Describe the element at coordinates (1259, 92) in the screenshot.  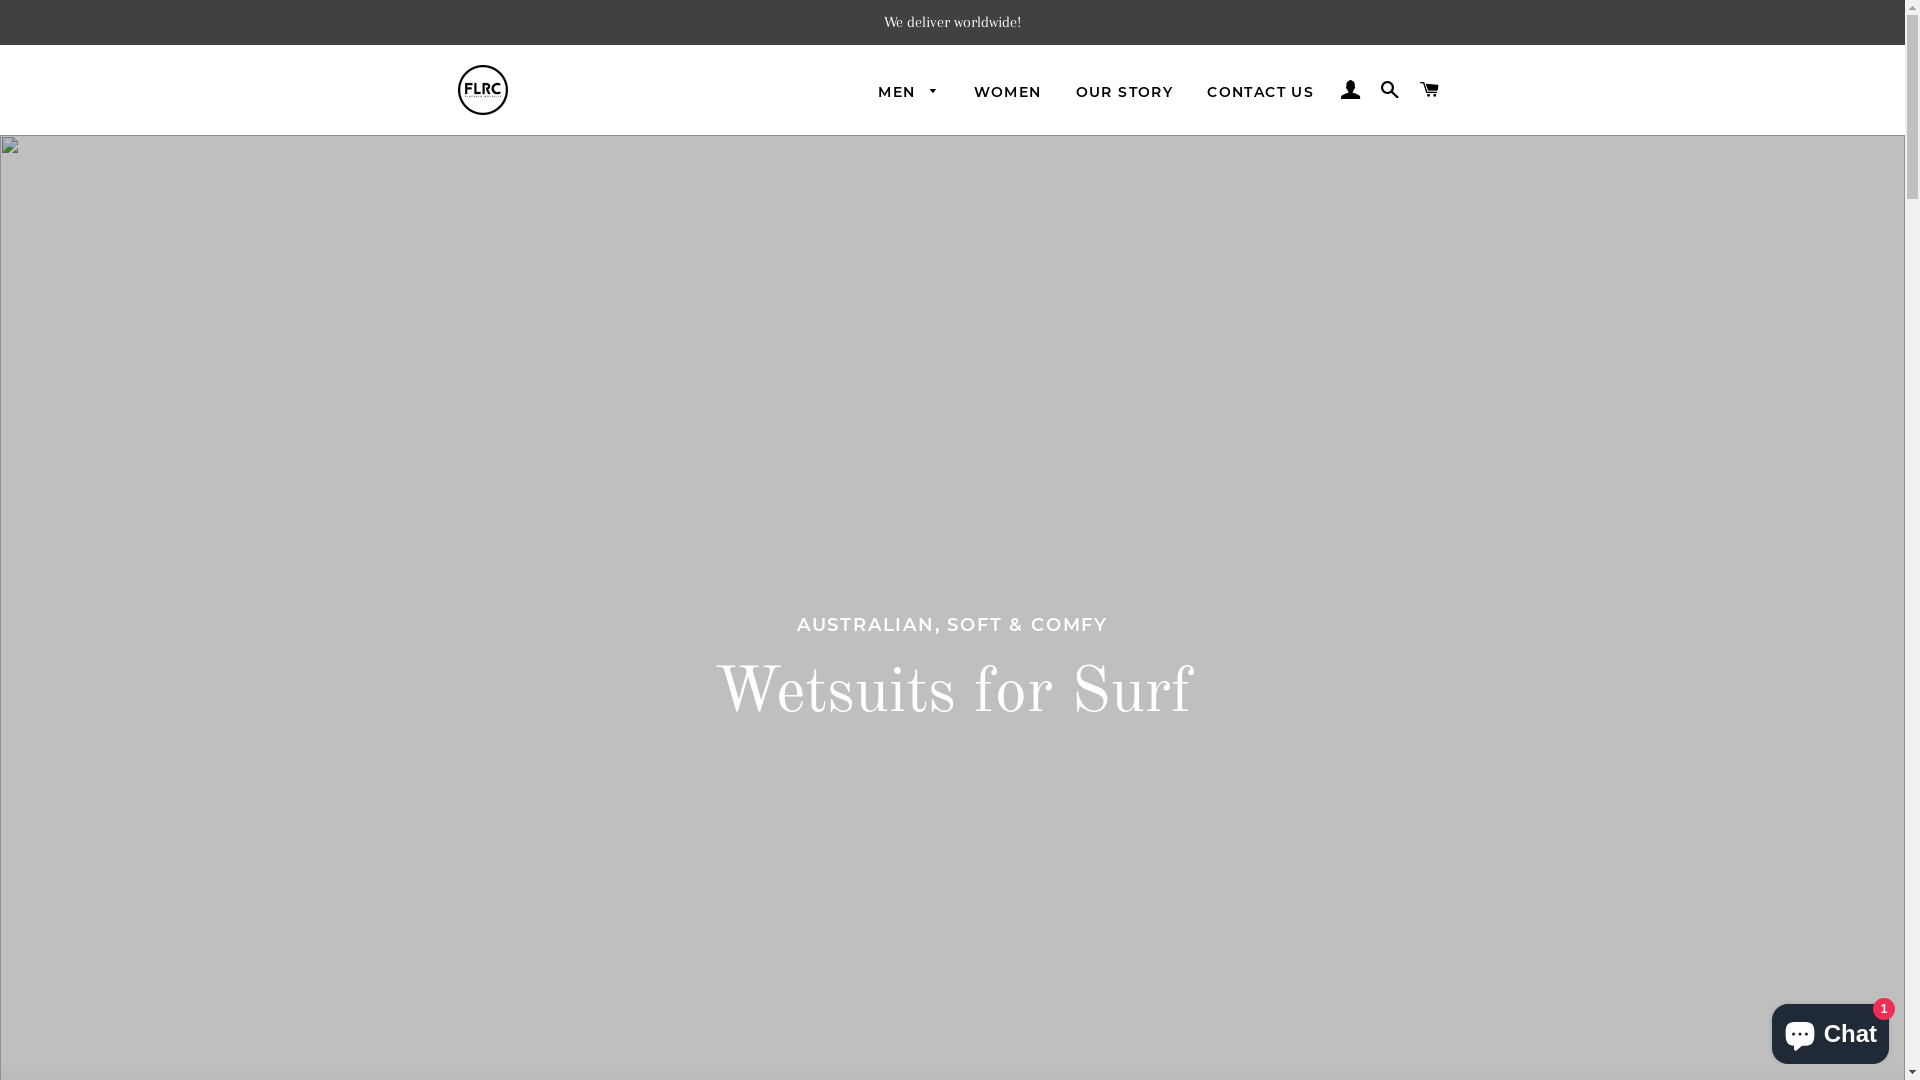
I see `'CONTACT US'` at that location.